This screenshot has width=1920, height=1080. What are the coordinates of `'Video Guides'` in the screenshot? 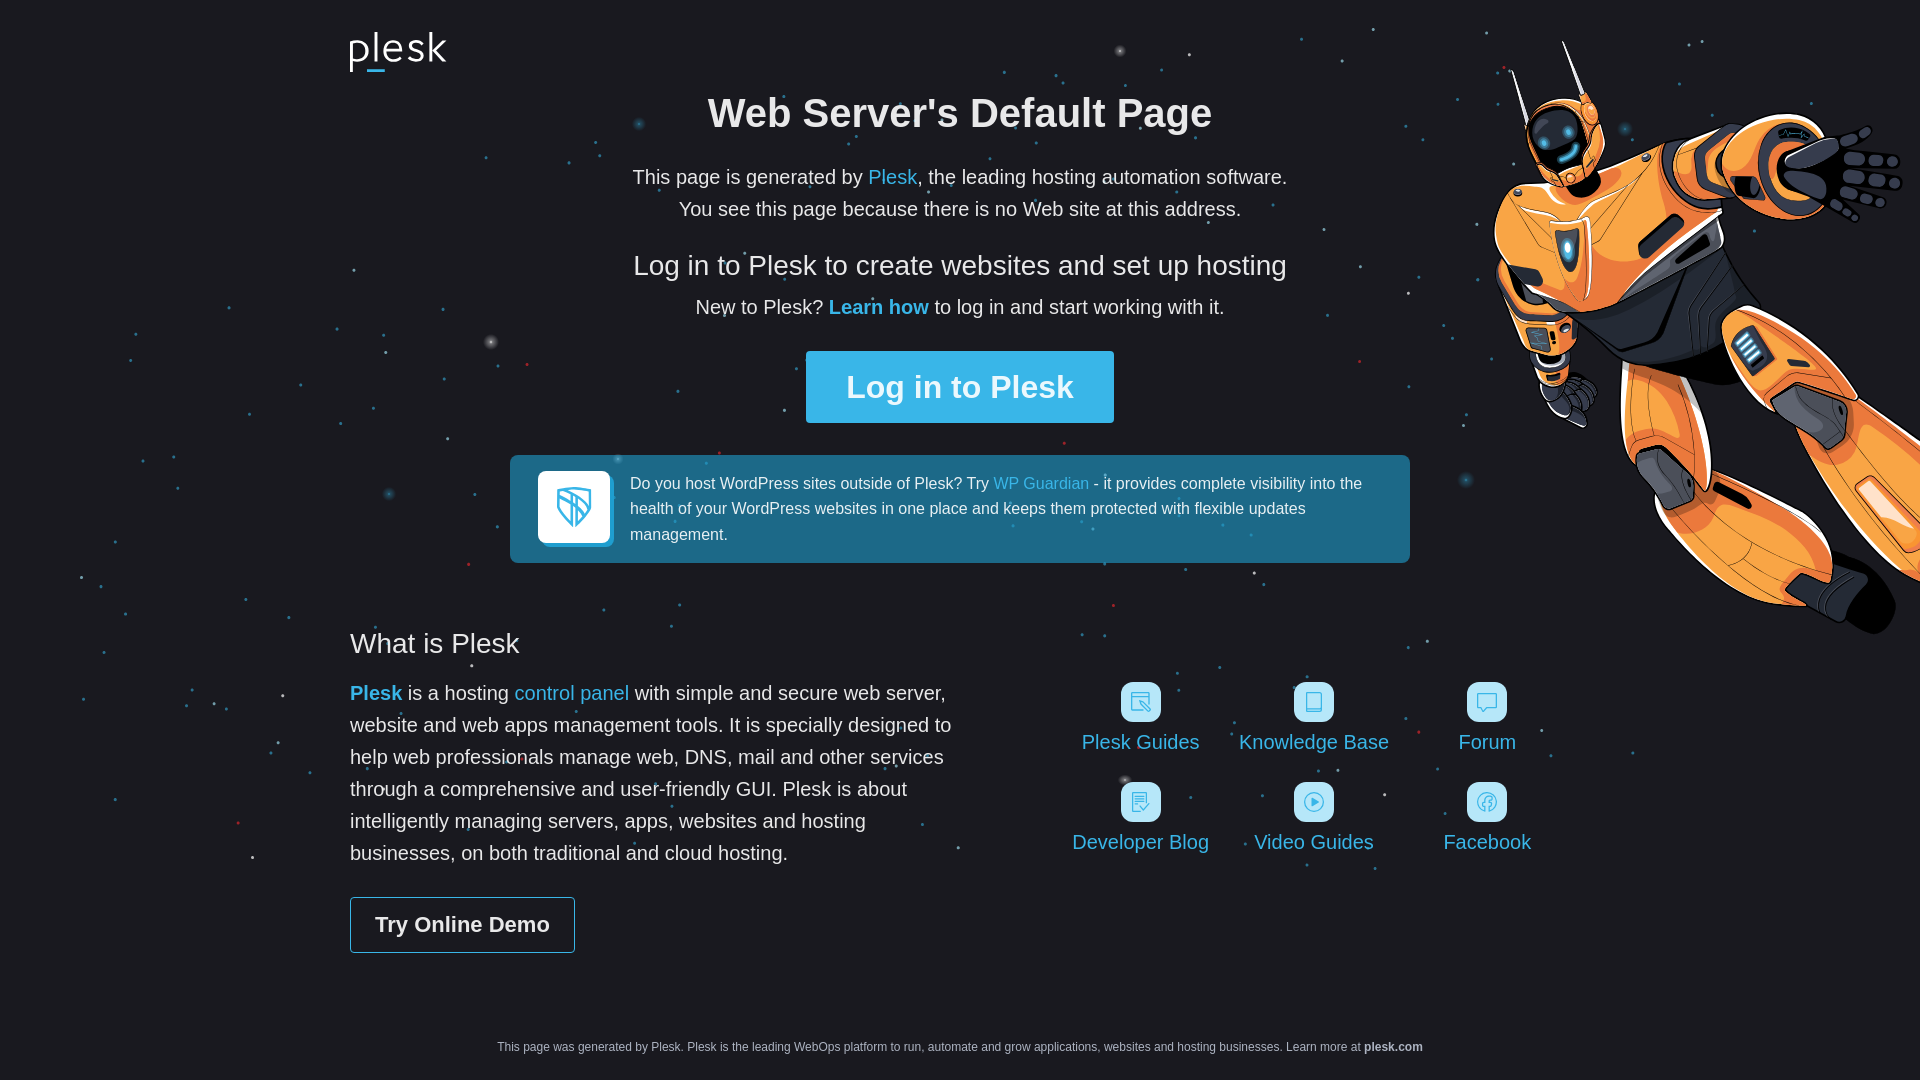 It's located at (1229, 817).